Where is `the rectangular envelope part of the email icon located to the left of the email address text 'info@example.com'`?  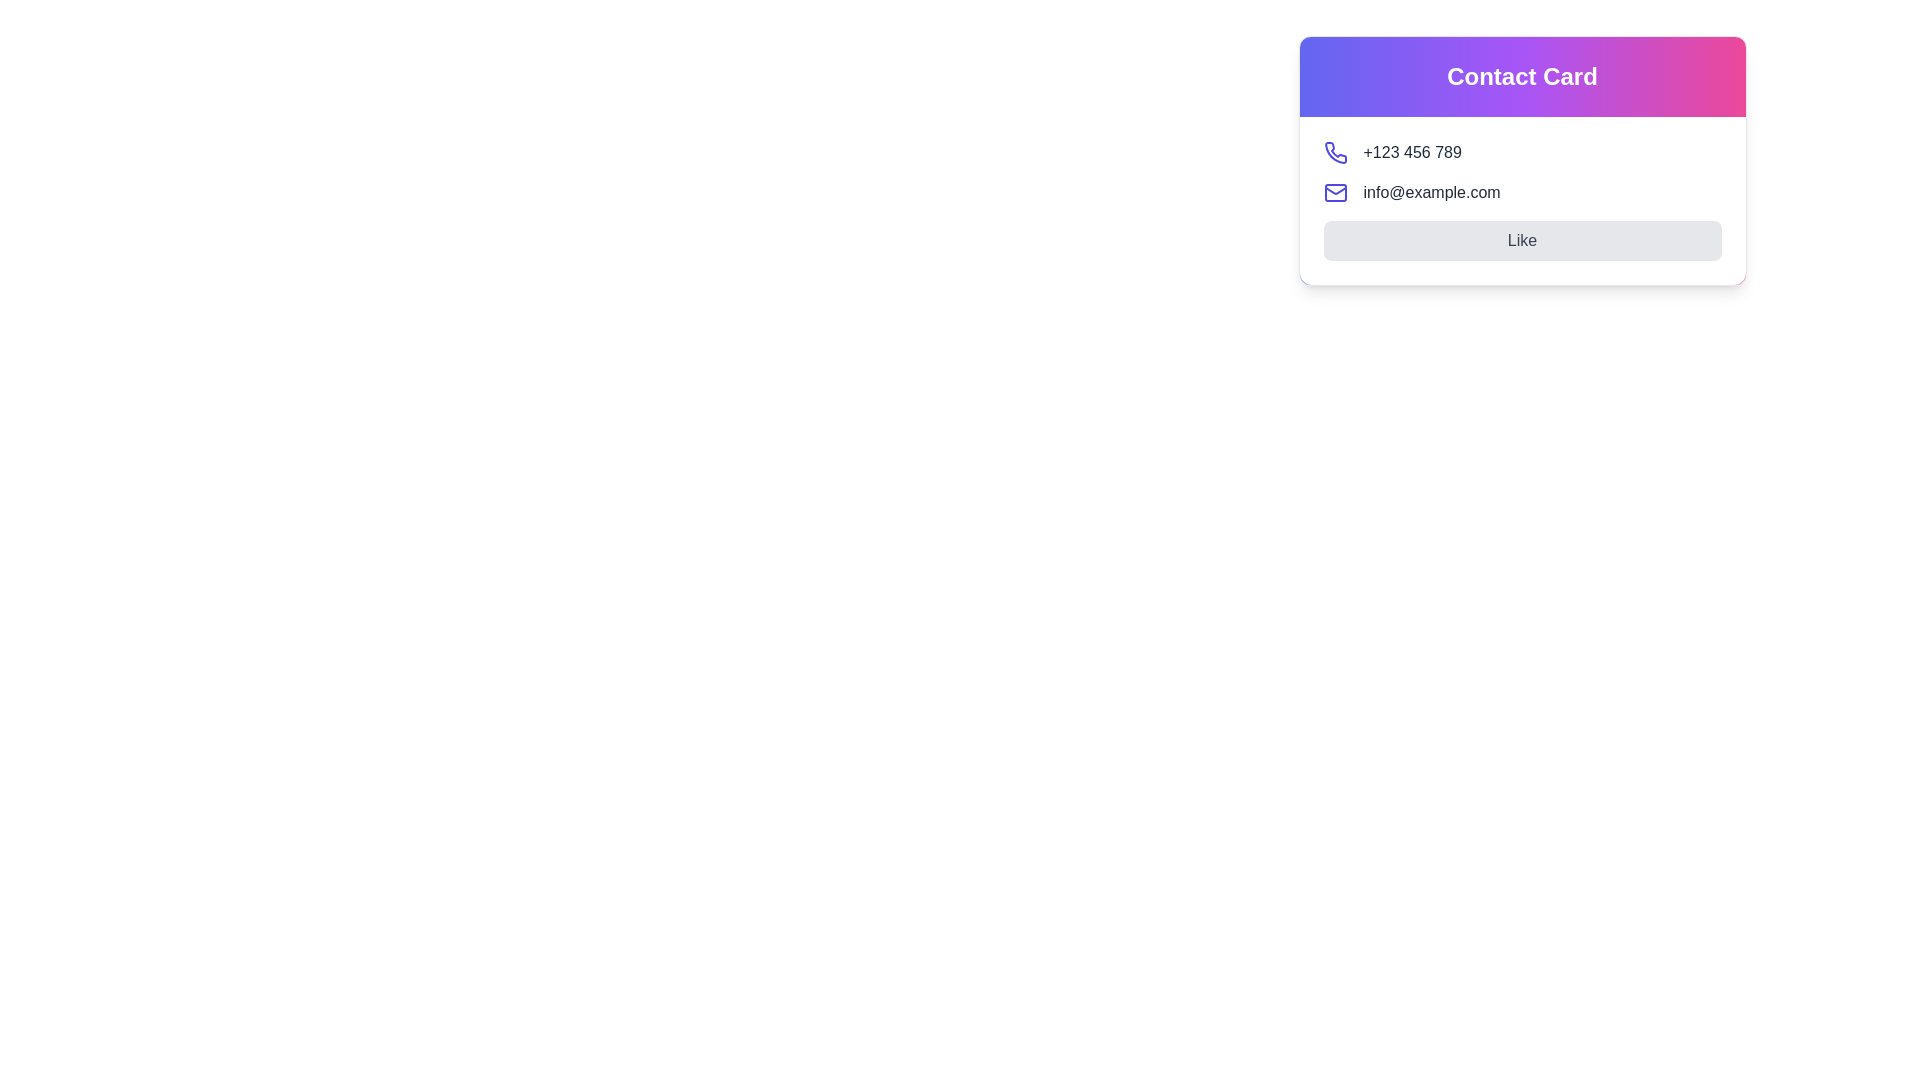
the rectangular envelope part of the email icon located to the left of the email address text 'info@example.com' is located at coordinates (1335, 192).